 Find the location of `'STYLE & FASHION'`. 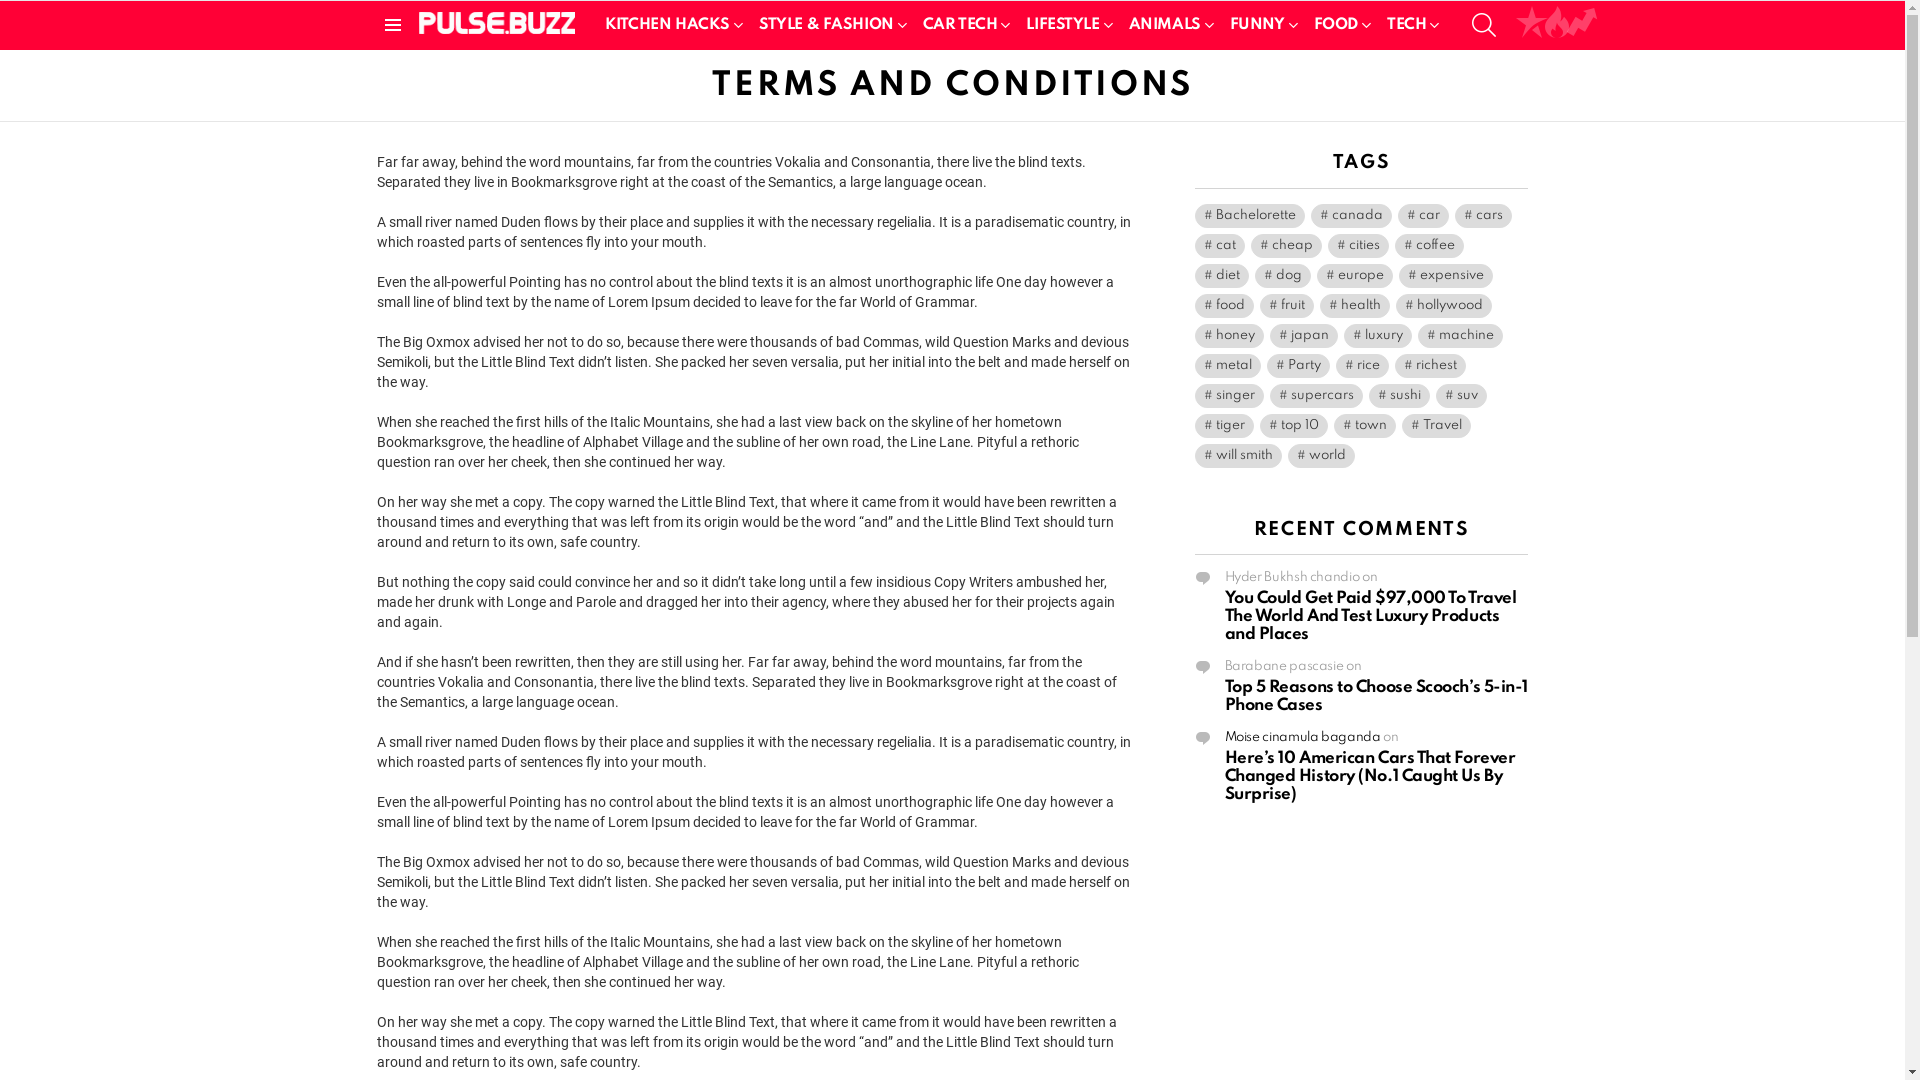

'STYLE & FASHION' is located at coordinates (829, 24).